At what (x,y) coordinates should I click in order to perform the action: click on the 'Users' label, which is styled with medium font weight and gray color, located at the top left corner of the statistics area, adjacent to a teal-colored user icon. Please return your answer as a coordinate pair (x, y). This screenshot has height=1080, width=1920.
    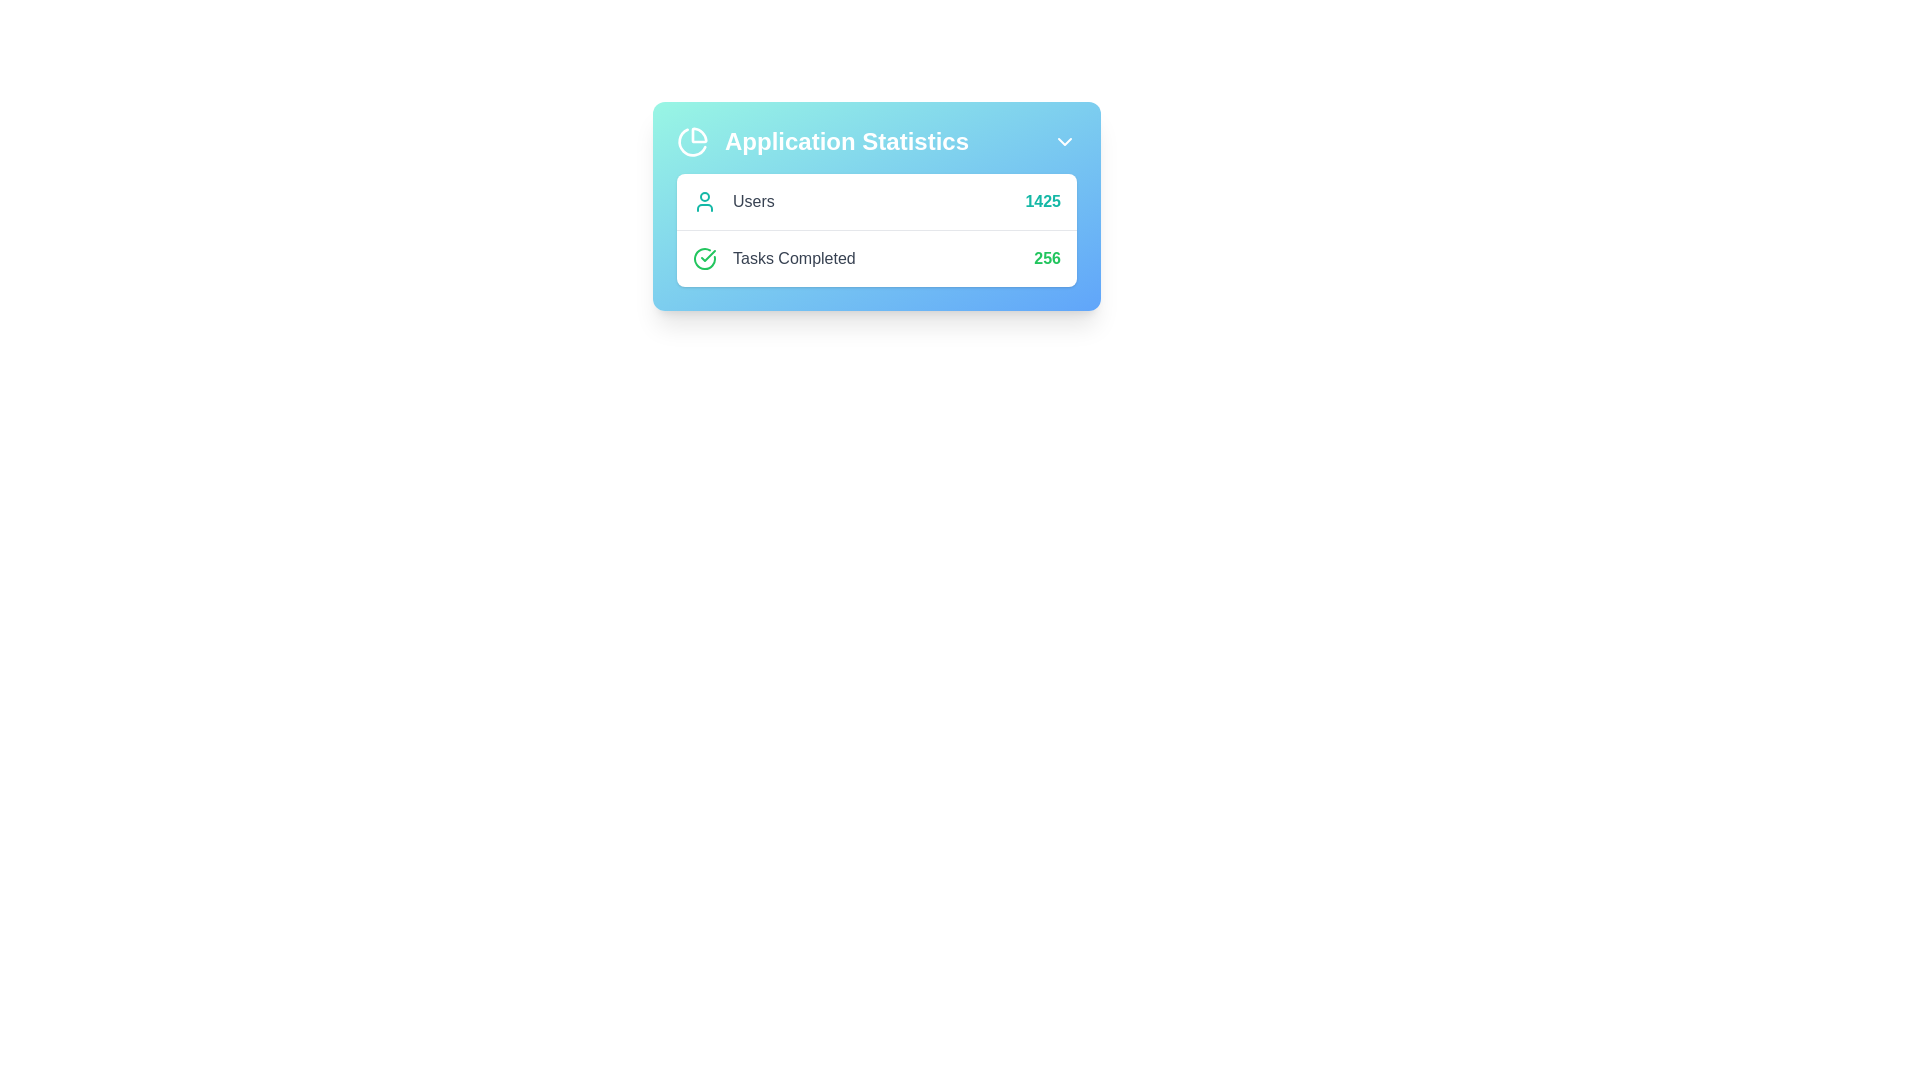
    Looking at the image, I should click on (732, 201).